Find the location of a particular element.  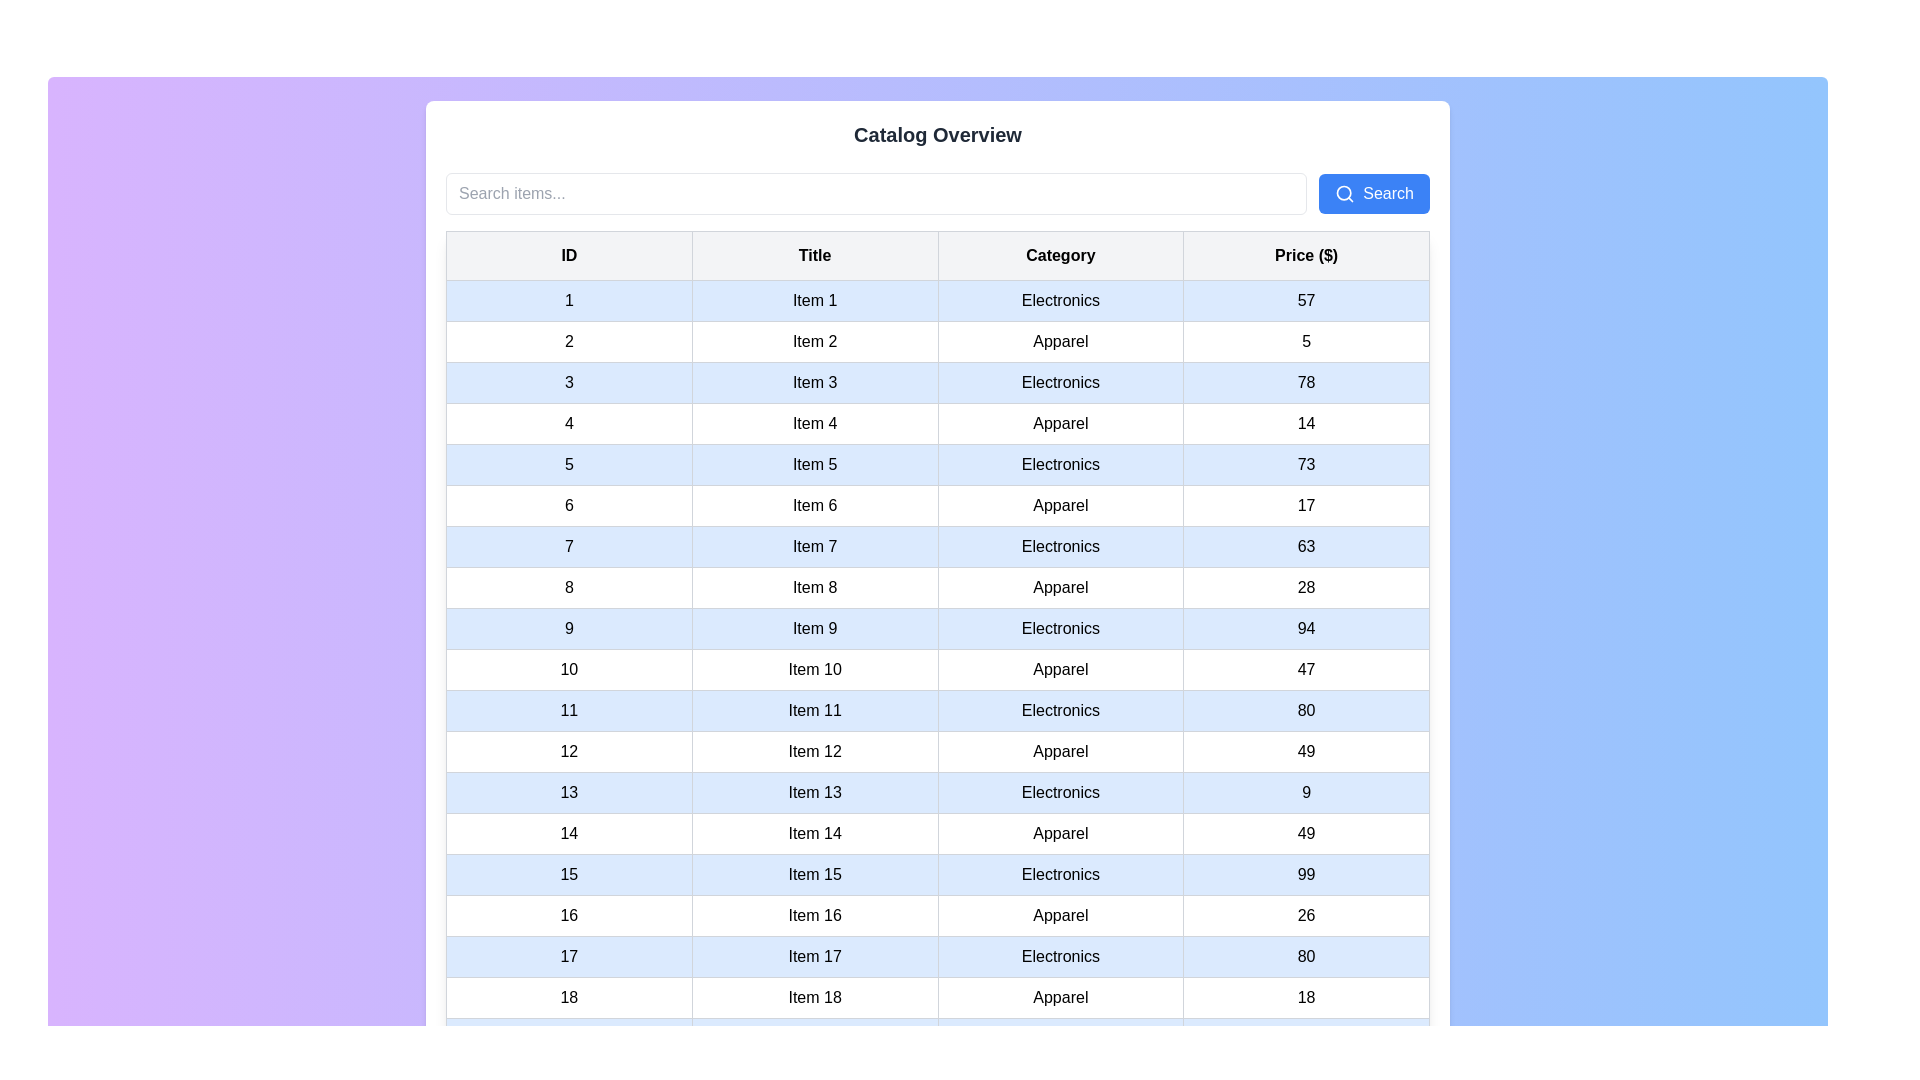

the title label for the twelfth item is located at coordinates (815, 752).